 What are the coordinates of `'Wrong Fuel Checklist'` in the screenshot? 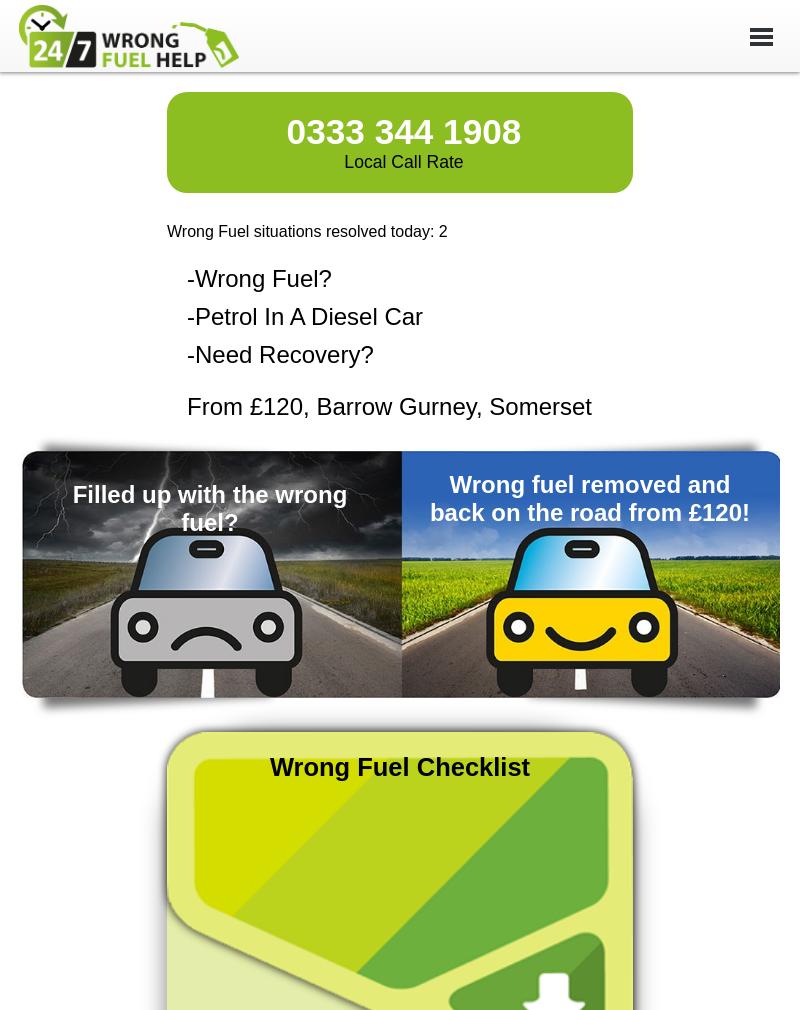 It's located at (398, 766).